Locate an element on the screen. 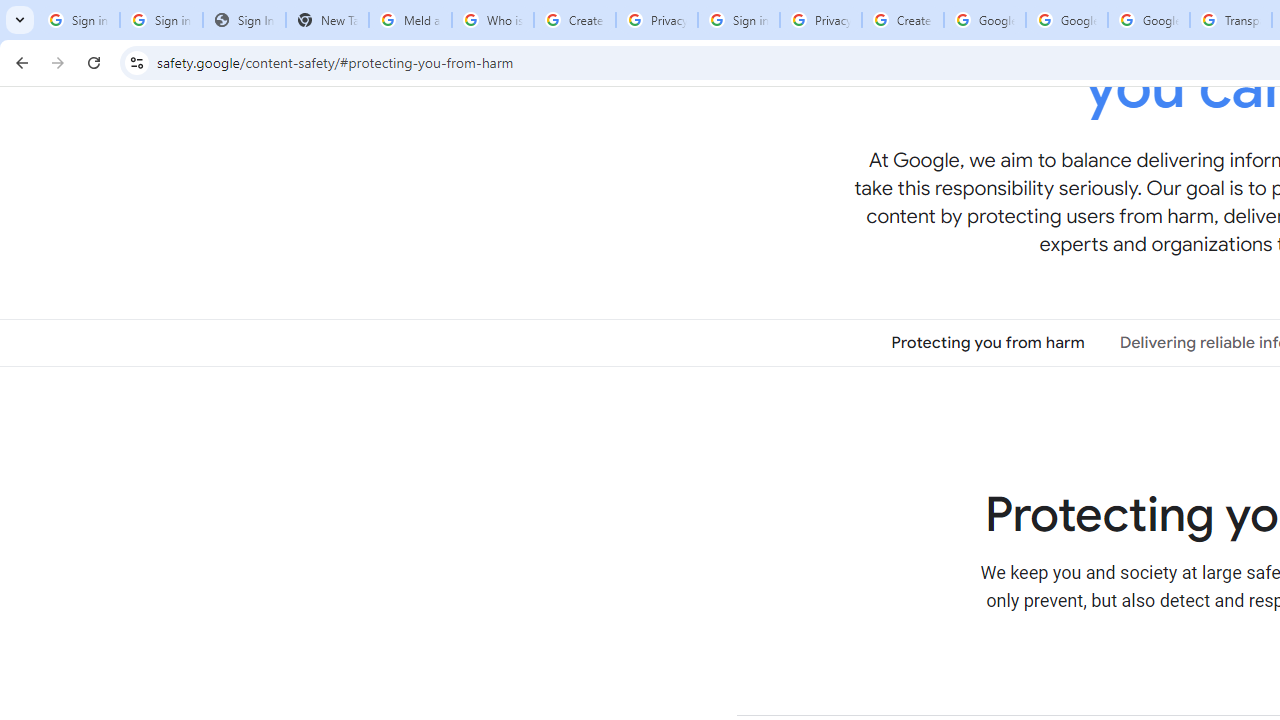  'Create your Google Account' is located at coordinates (902, 20).